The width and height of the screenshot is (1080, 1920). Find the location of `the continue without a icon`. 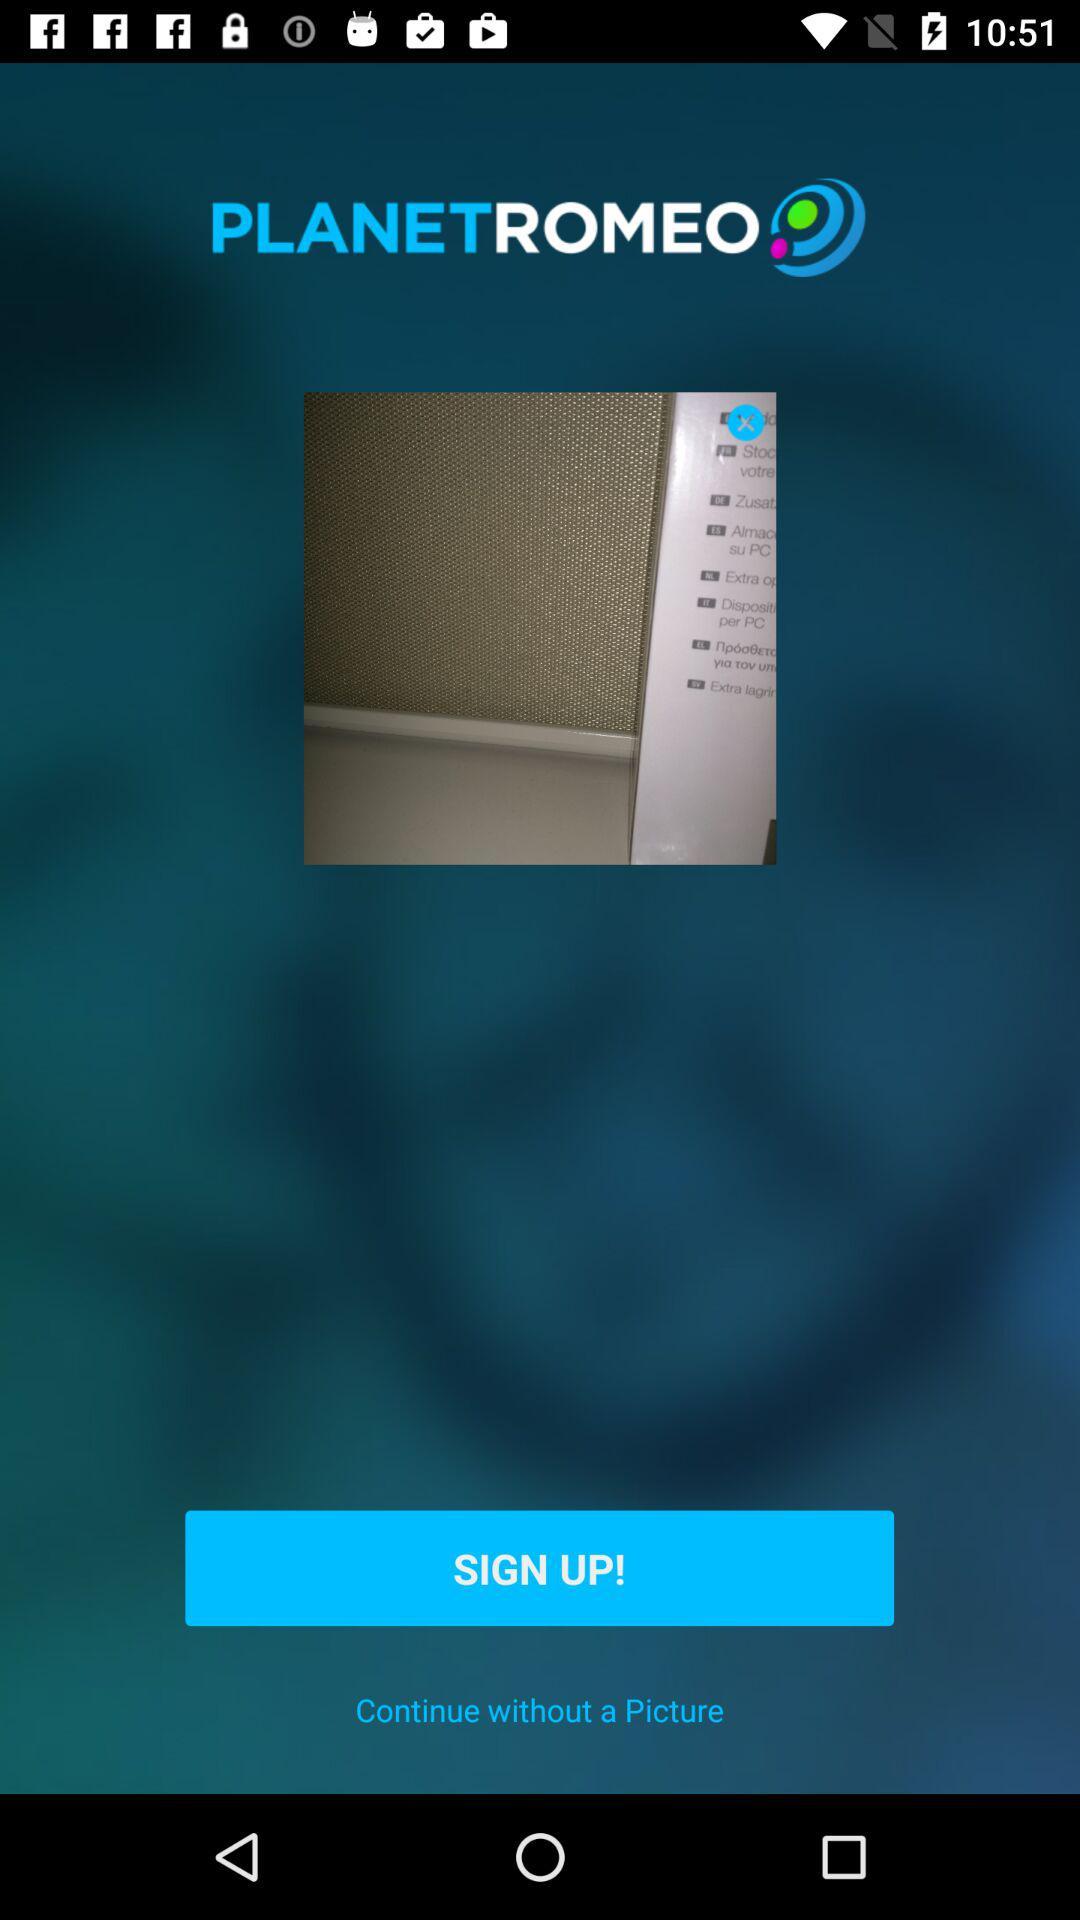

the continue without a icon is located at coordinates (538, 1708).